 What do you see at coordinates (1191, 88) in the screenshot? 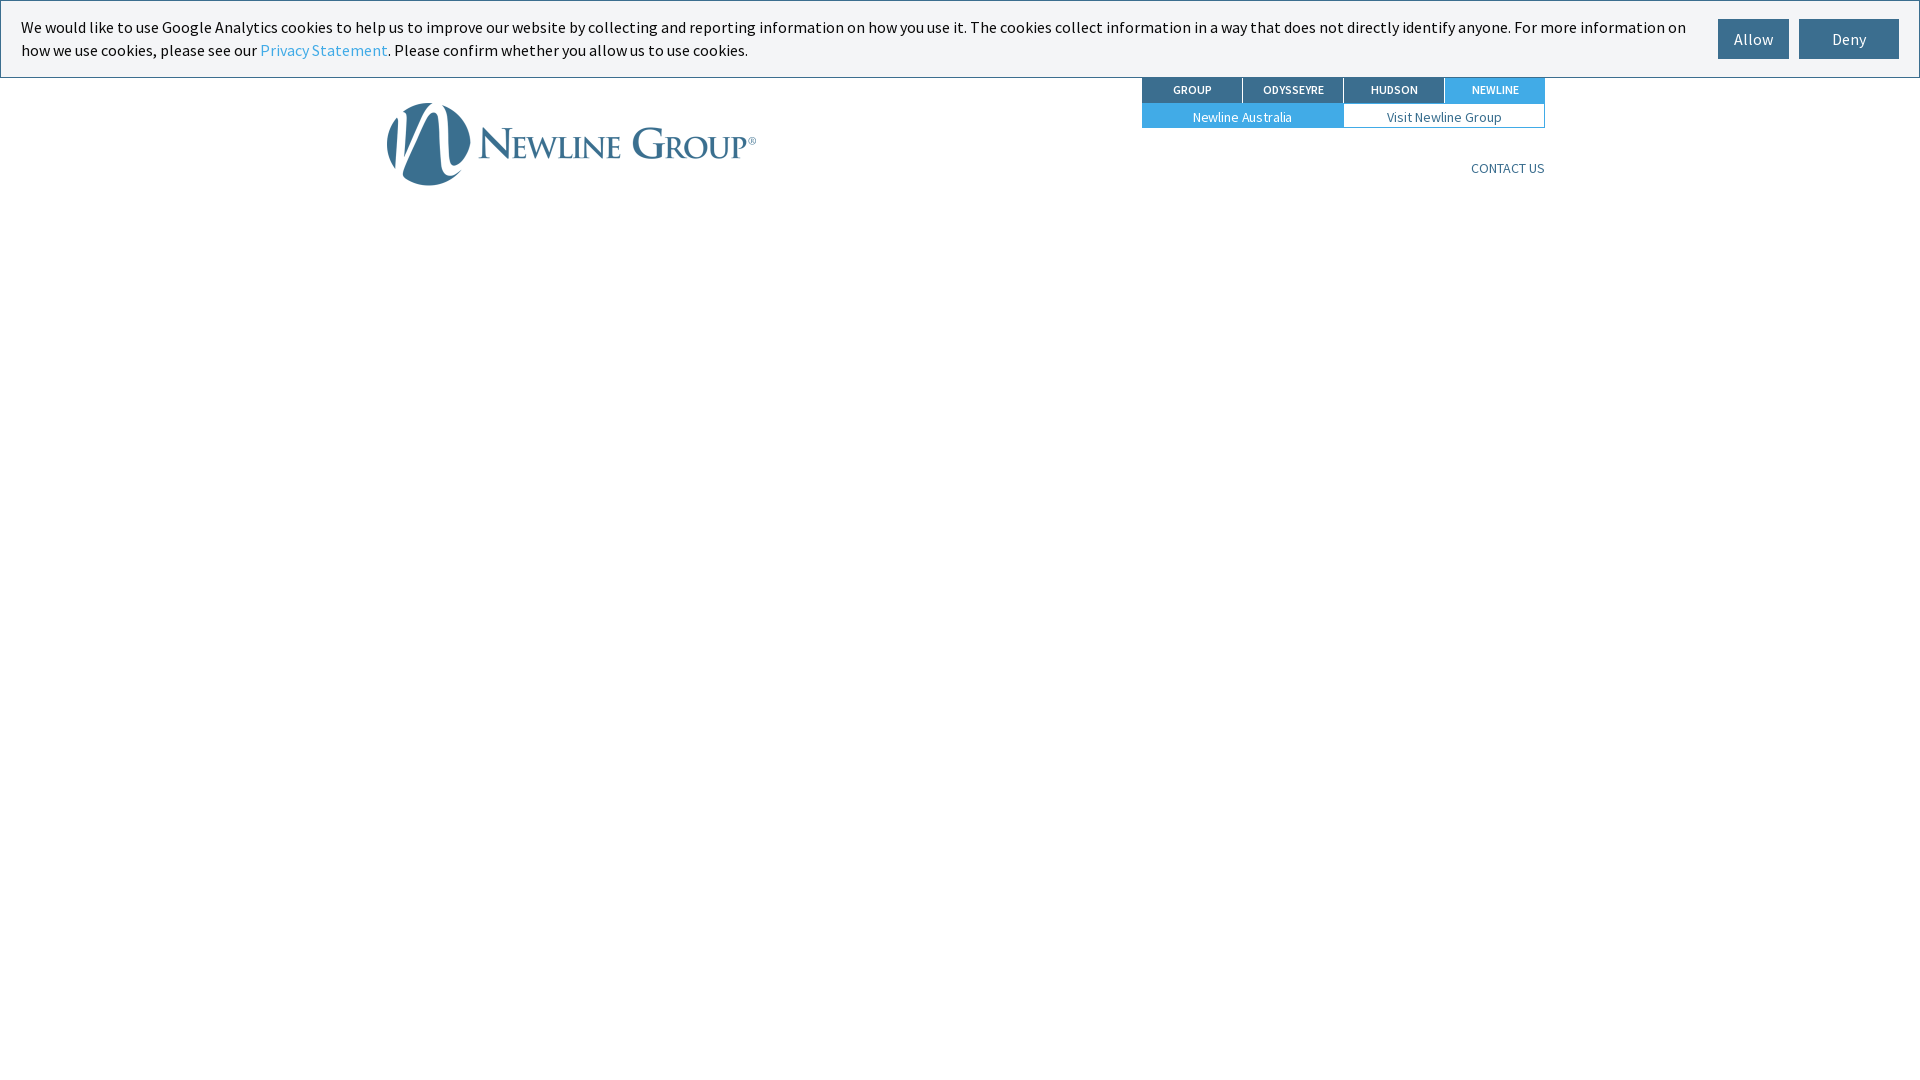
I see `'GROUP'` at bounding box center [1191, 88].